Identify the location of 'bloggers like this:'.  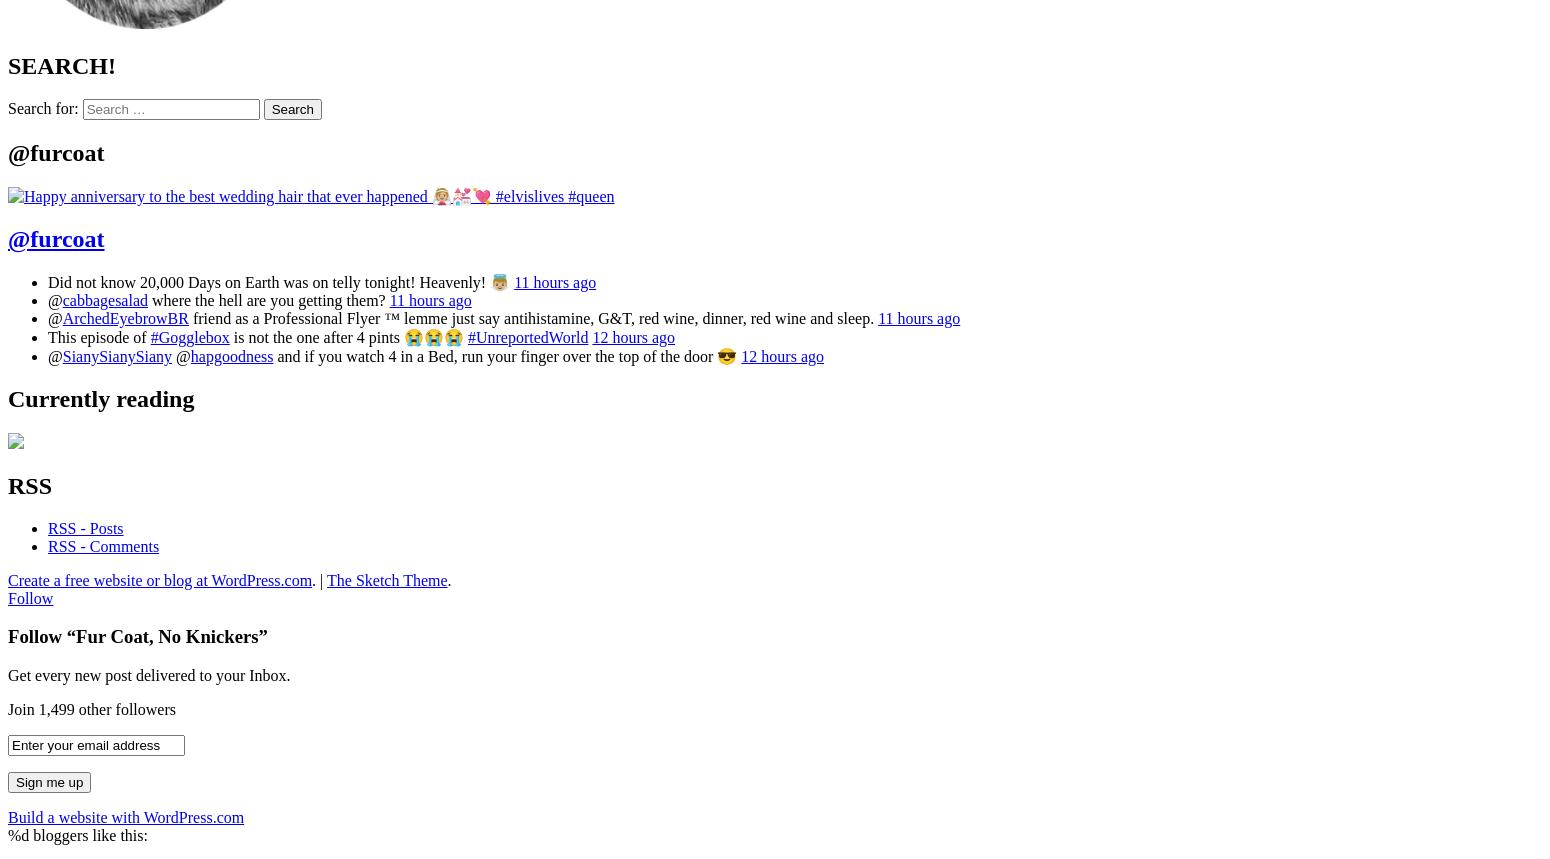
(88, 834).